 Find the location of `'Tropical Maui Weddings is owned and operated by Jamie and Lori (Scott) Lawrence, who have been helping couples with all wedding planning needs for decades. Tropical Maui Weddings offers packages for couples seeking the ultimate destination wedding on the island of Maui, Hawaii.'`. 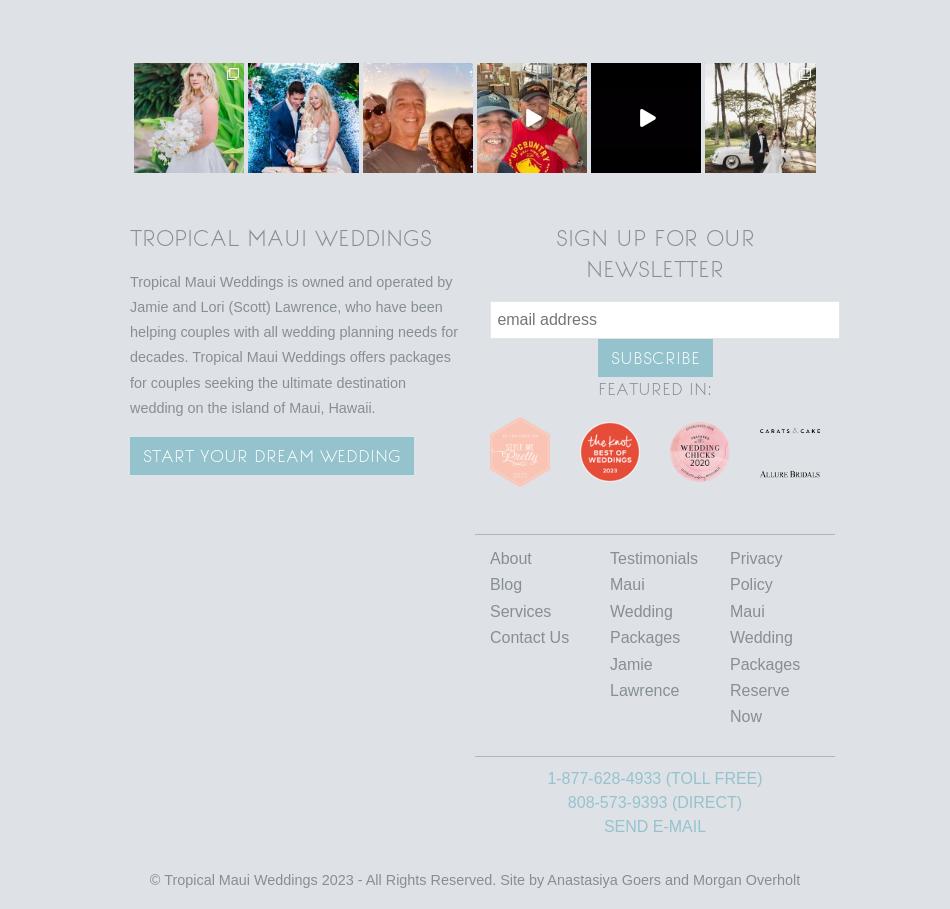

'Tropical Maui Weddings is owned and operated by Jamie and Lori (Scott) Lawrence, who have been helping couples with all wedding planning needs for decades. Tropical Maui Weddings offers packages for couples seeking the ultimate destination wedding on the island of Maui, Hawaii.' is located at coordinates (293, 343).